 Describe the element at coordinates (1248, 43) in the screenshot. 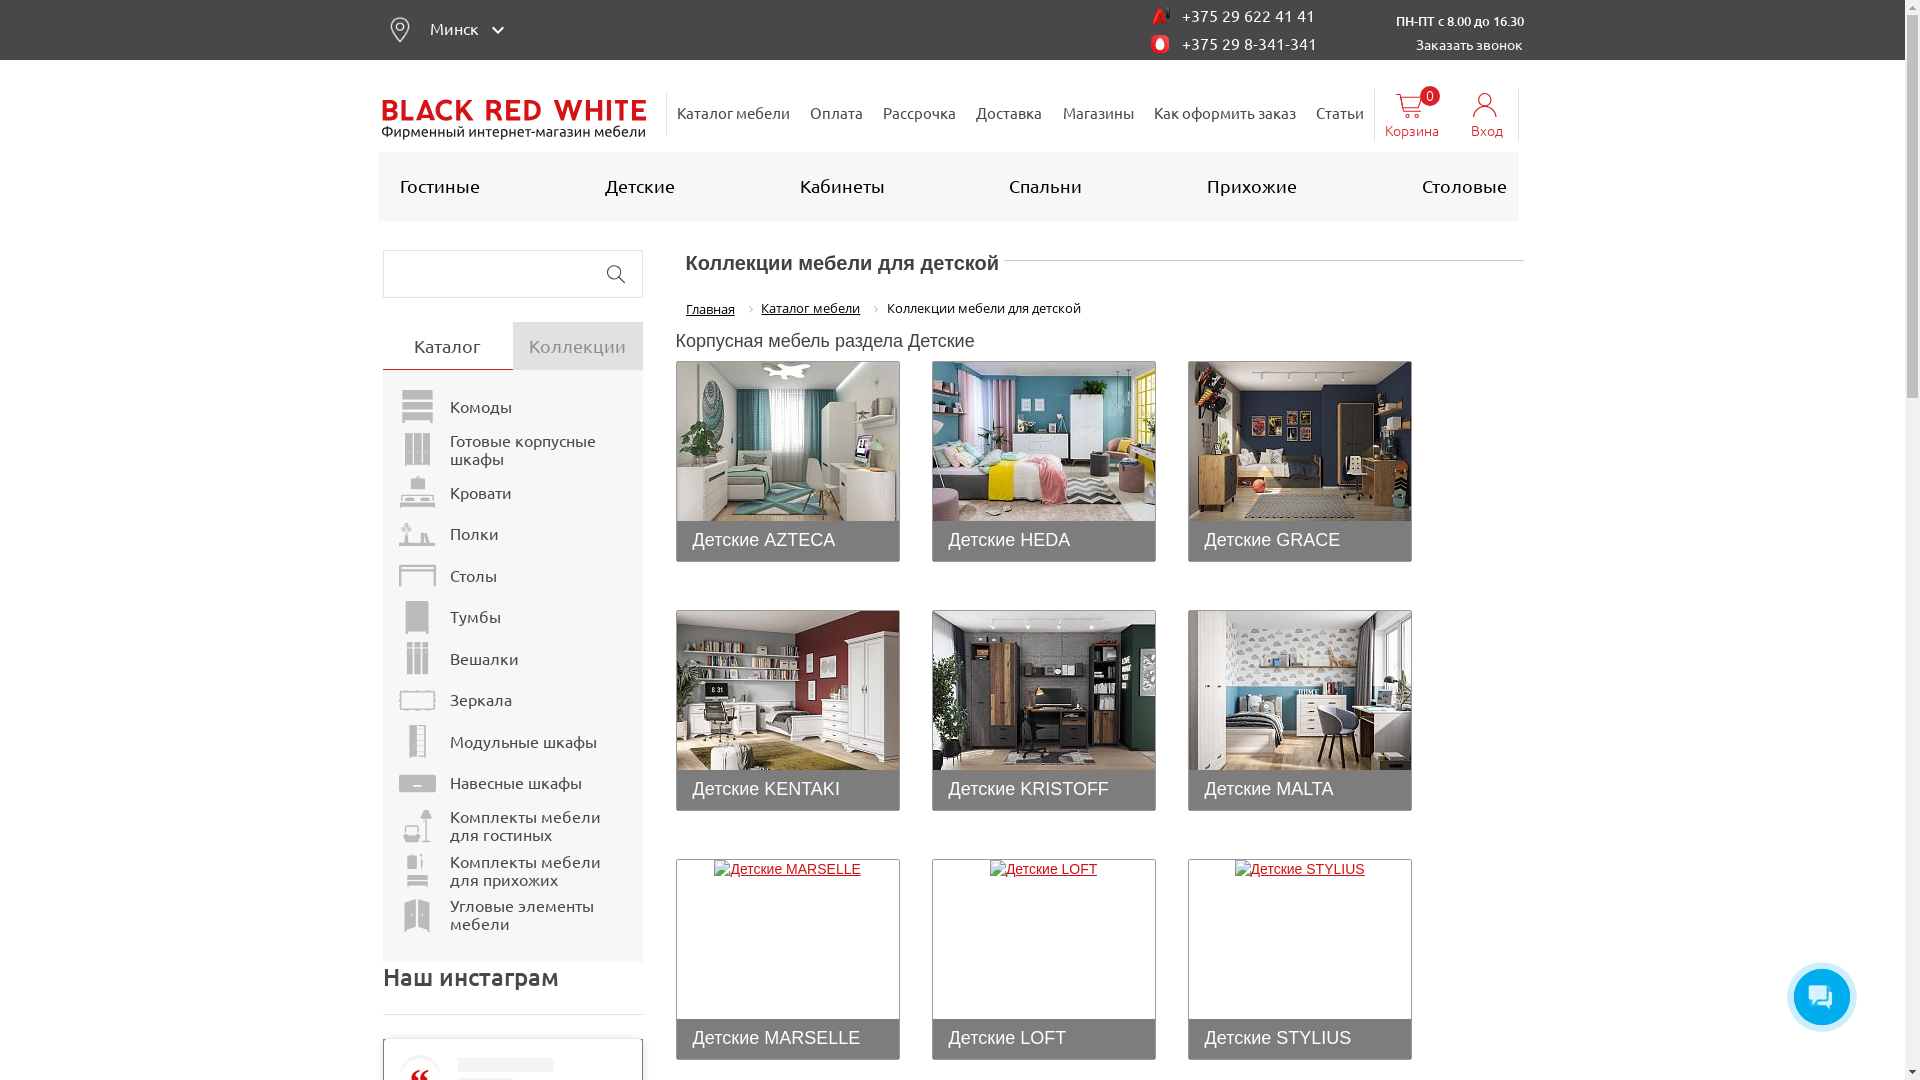

I see `'+375 29 8-341-341'` at that location.